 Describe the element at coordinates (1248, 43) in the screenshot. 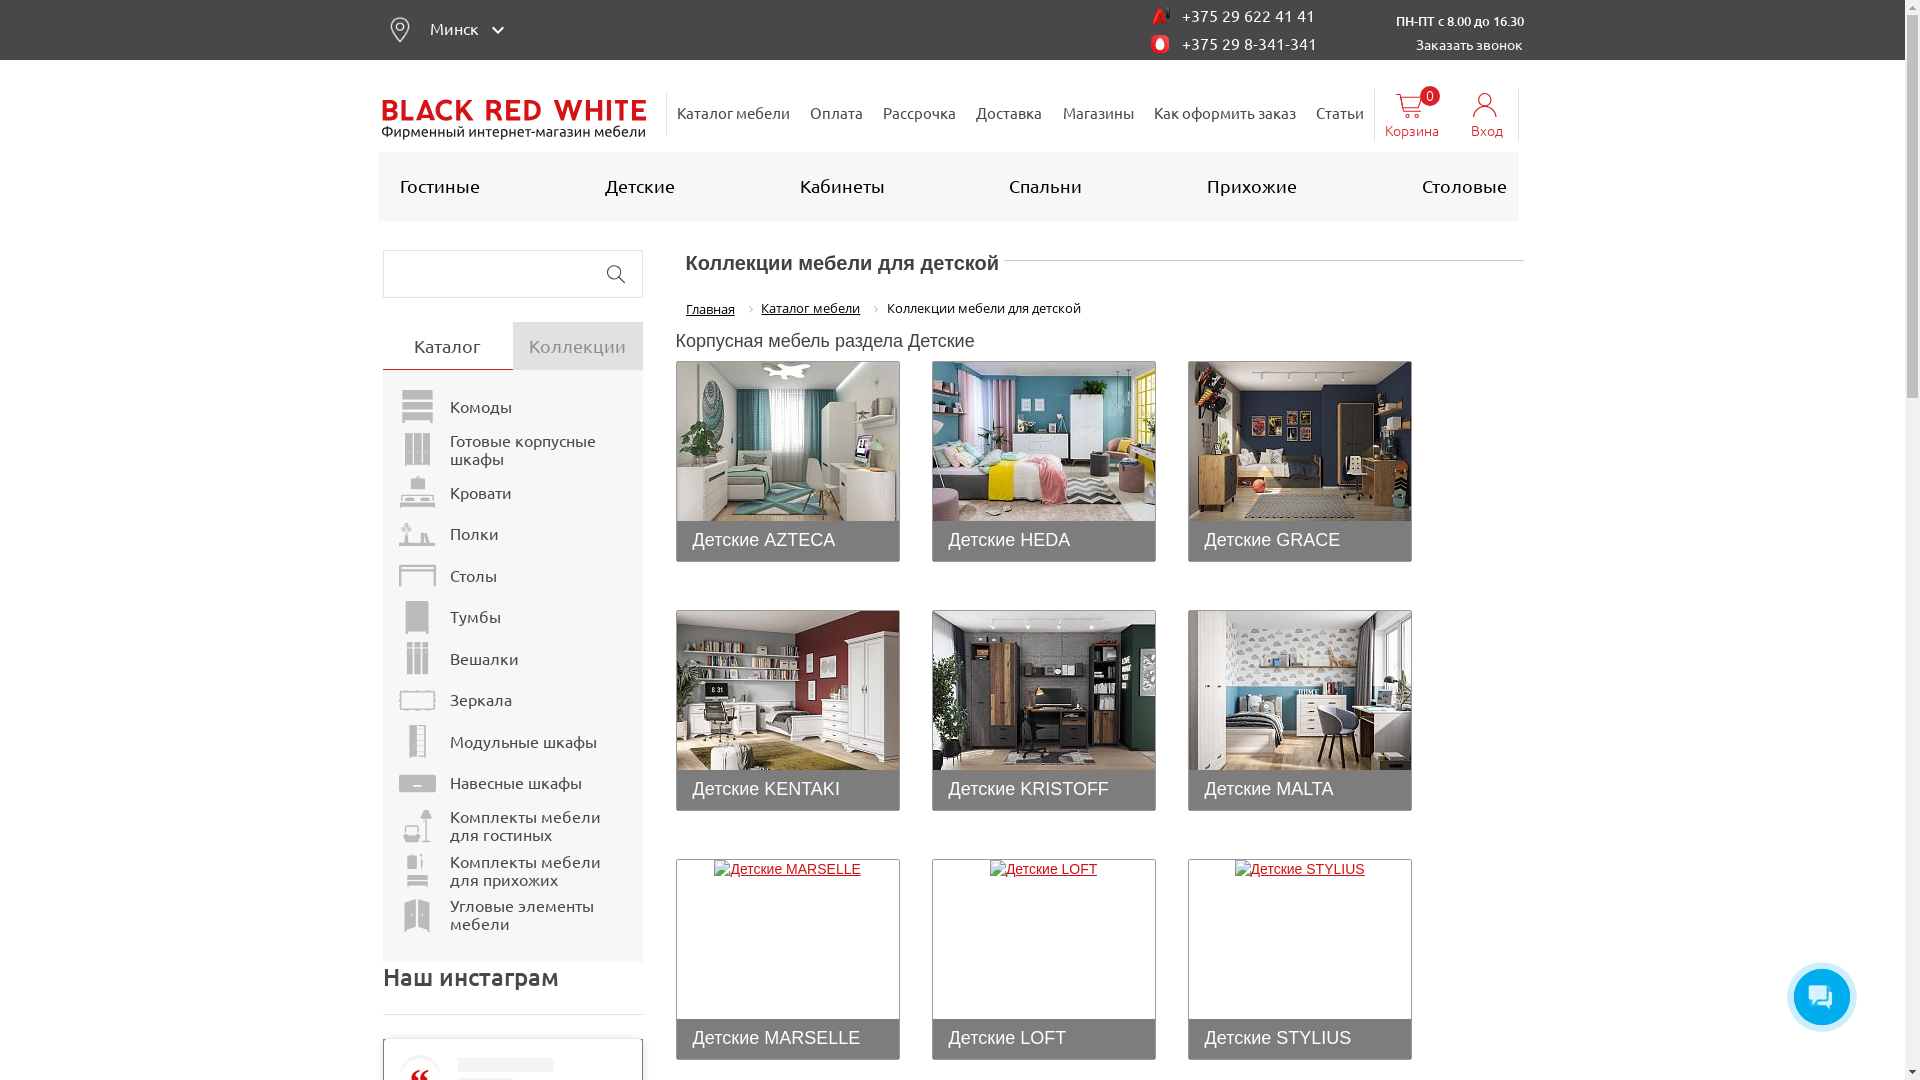

I see `'+375 29 8-341-341'` at that location.